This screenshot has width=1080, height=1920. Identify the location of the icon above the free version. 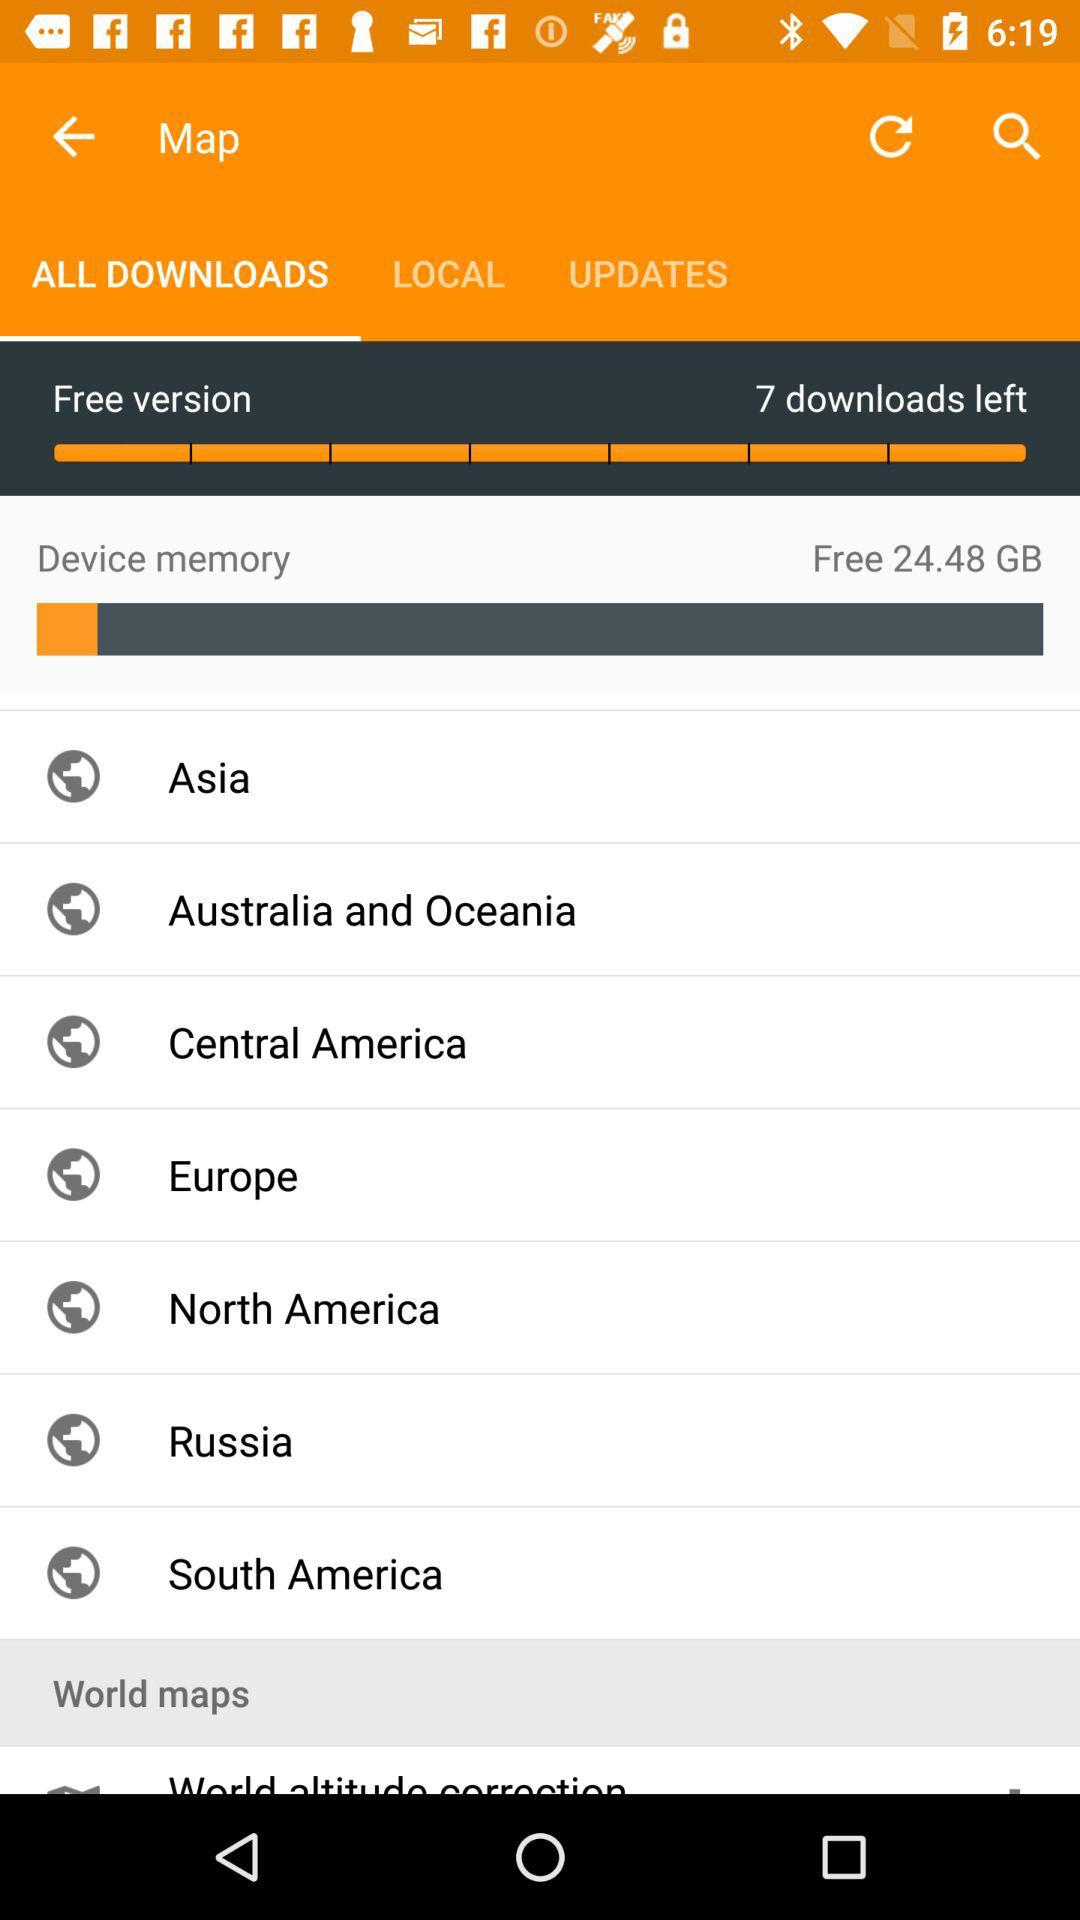
(180, 272).